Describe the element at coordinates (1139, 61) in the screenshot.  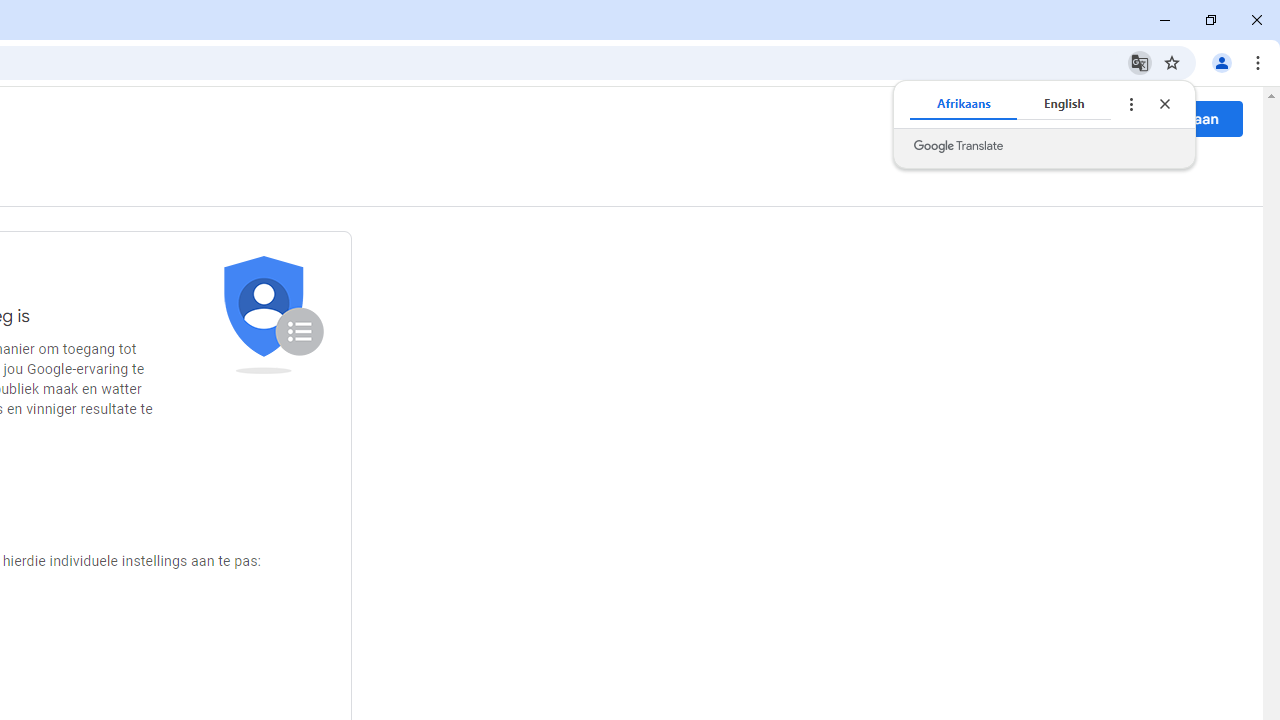
I see `'Translate this page'` at that location.